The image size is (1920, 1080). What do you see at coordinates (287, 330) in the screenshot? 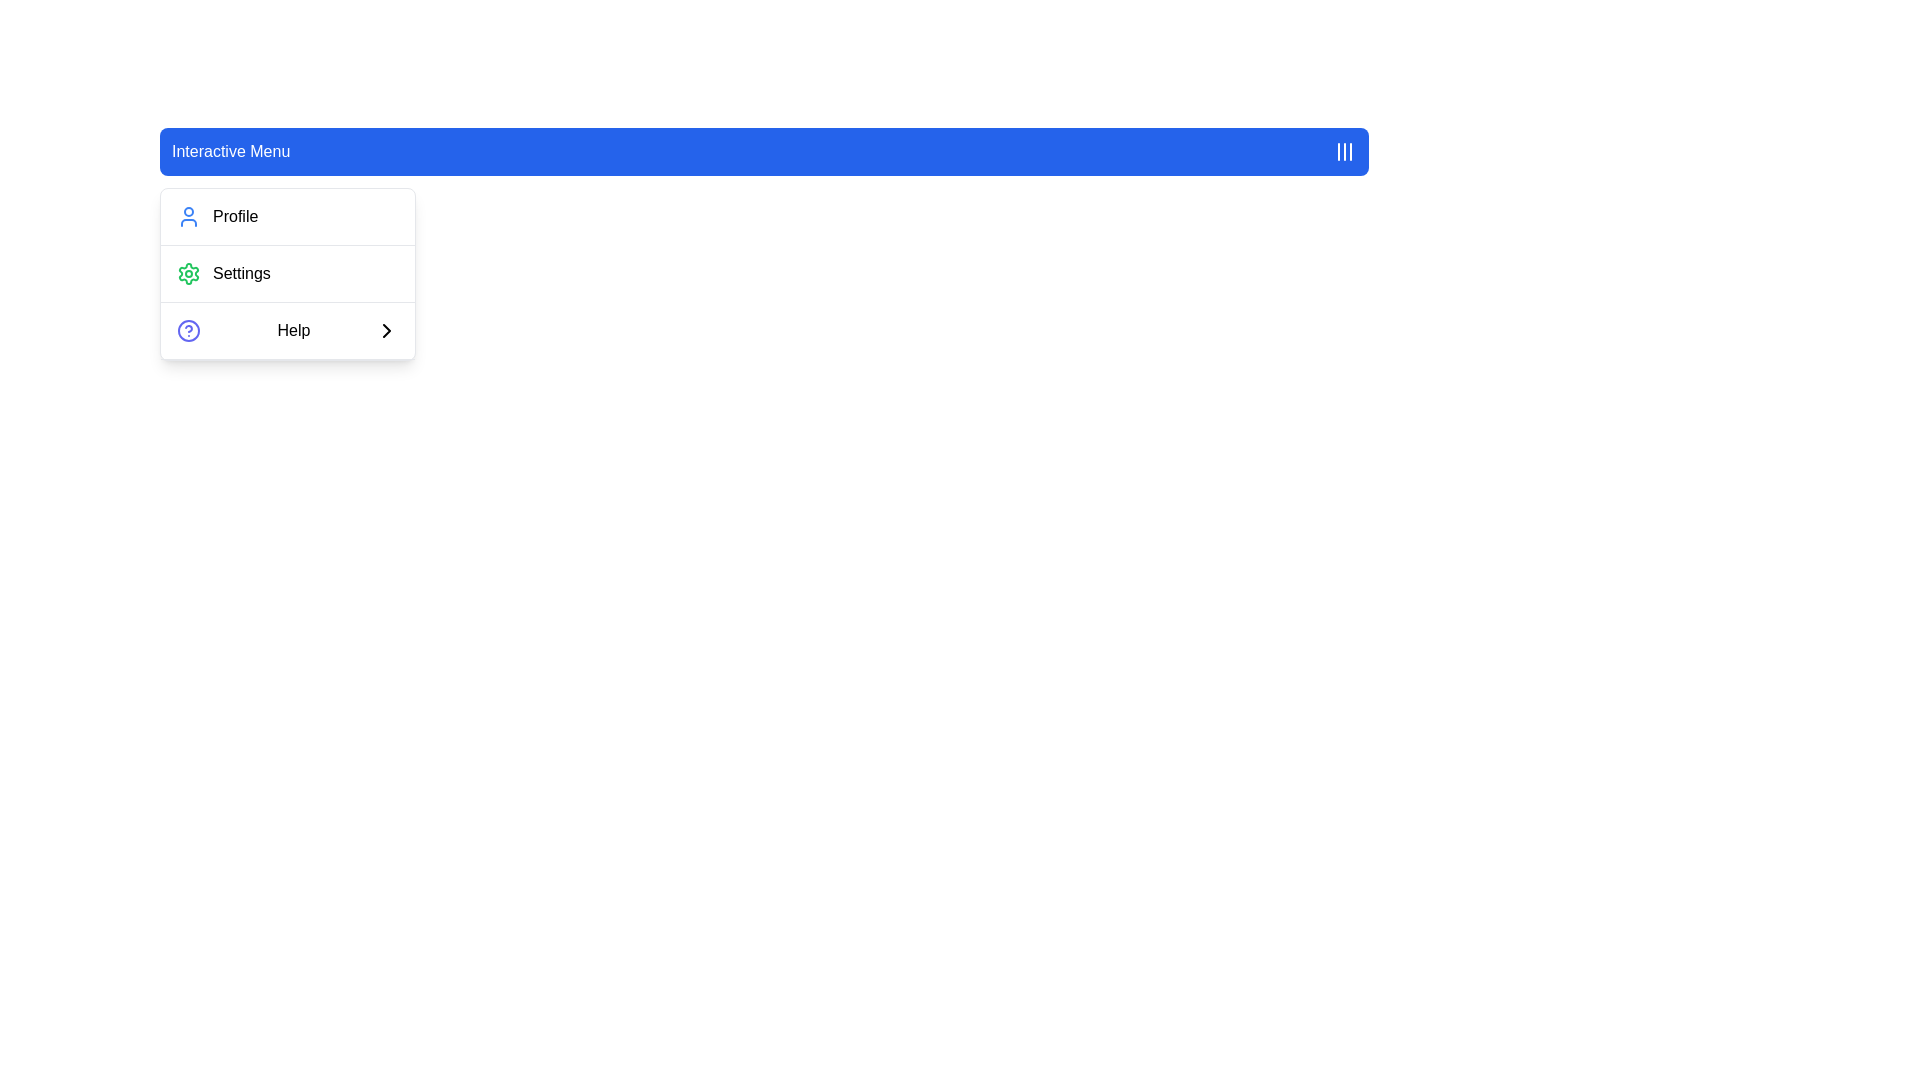
I see `the third item in the dropdown menu, which serves as a navigation point to the 'Help' section` at bounding box center [287, 330].